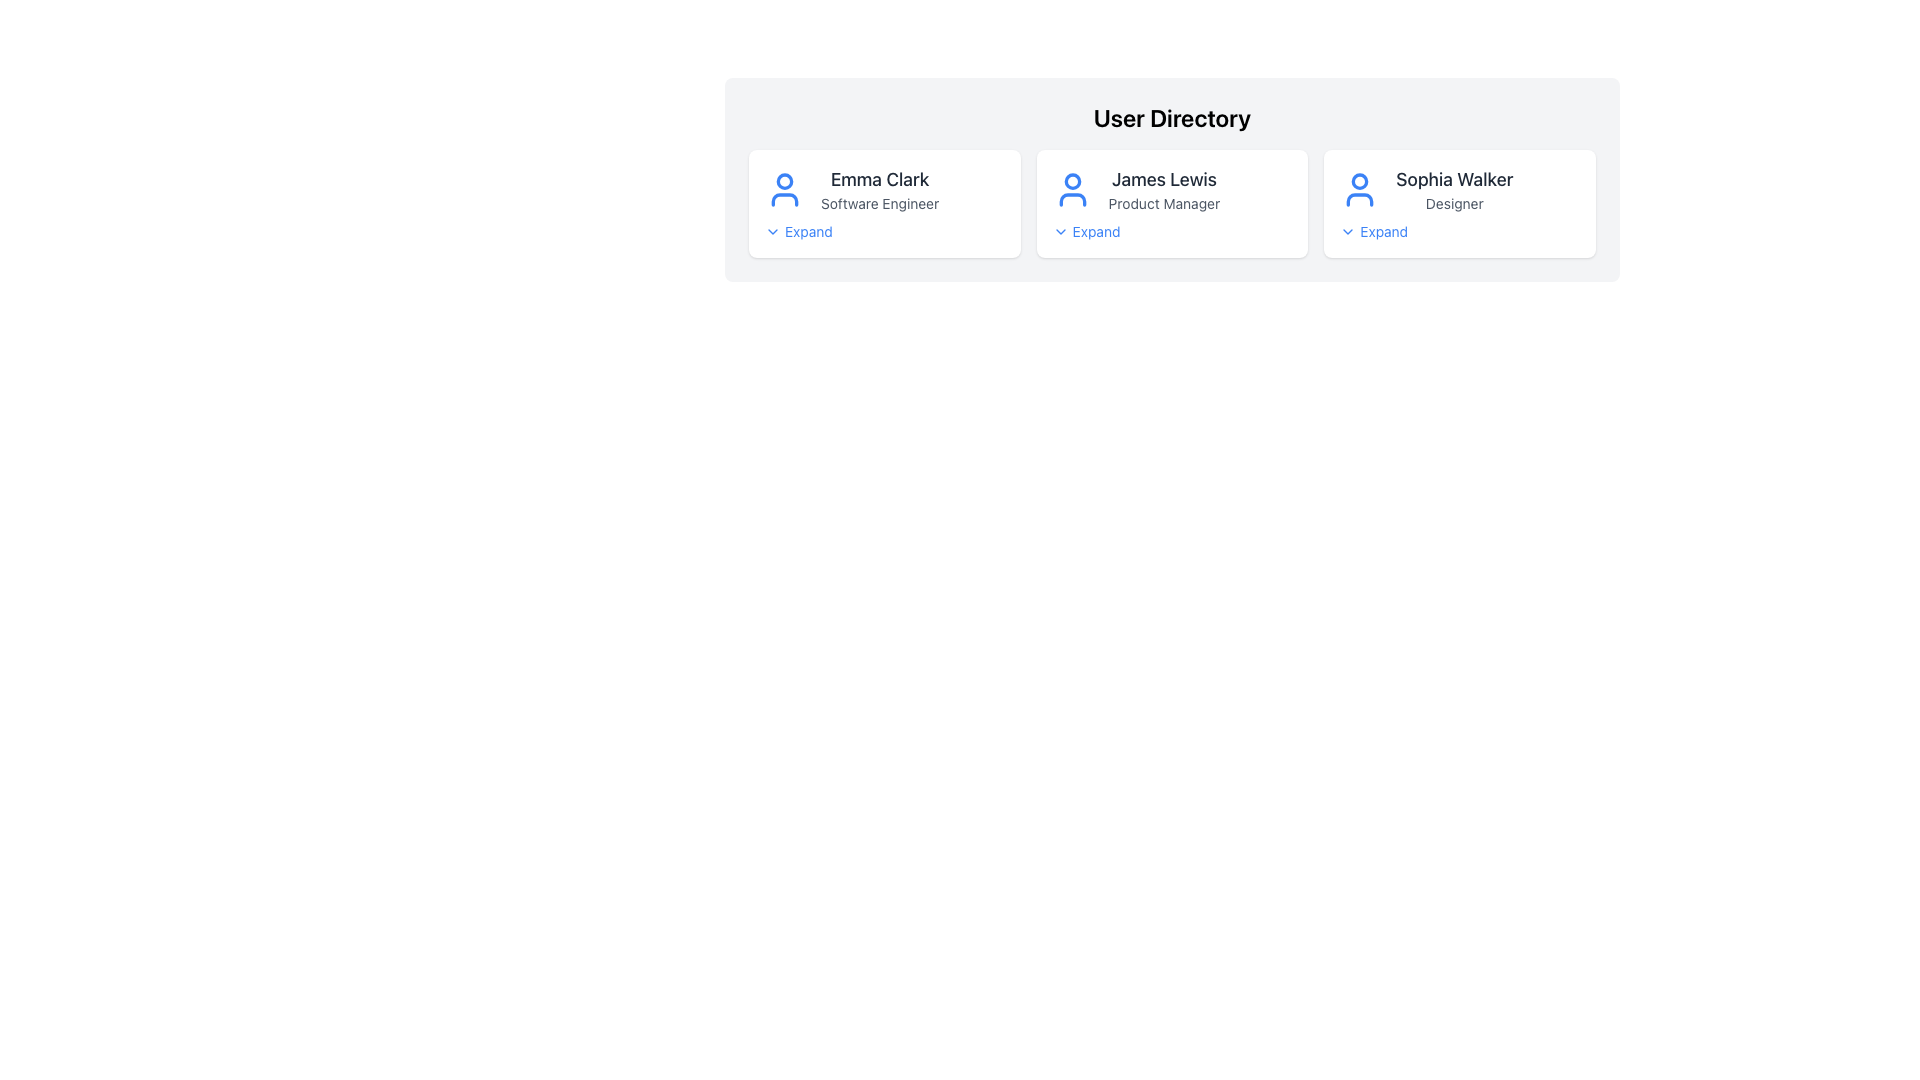 The width and height of the screenshot is (1920, 1080). I want to click on the non-interactive Text label displaying 'Product Manager', positioned below 'James Lewis' in the User Directory layout, so click(1164, 204).